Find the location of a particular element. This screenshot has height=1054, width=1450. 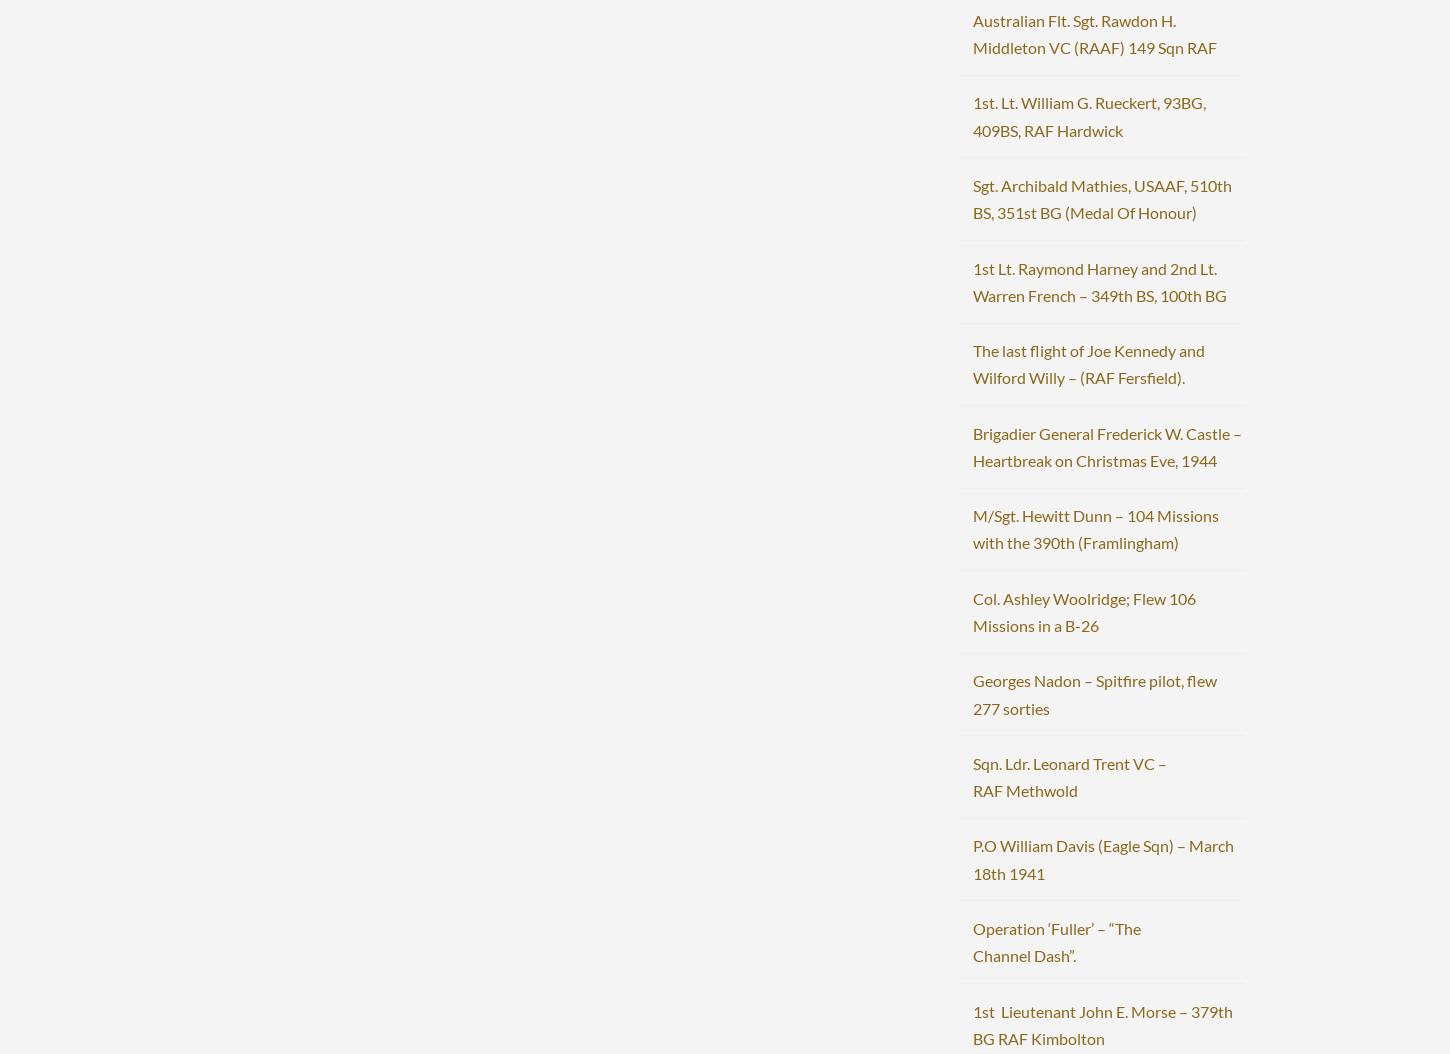

'The last flight of Joe Kennedy and Wilford Willy – (RAF Fersfield).' is located at coordinates (1087, 364).